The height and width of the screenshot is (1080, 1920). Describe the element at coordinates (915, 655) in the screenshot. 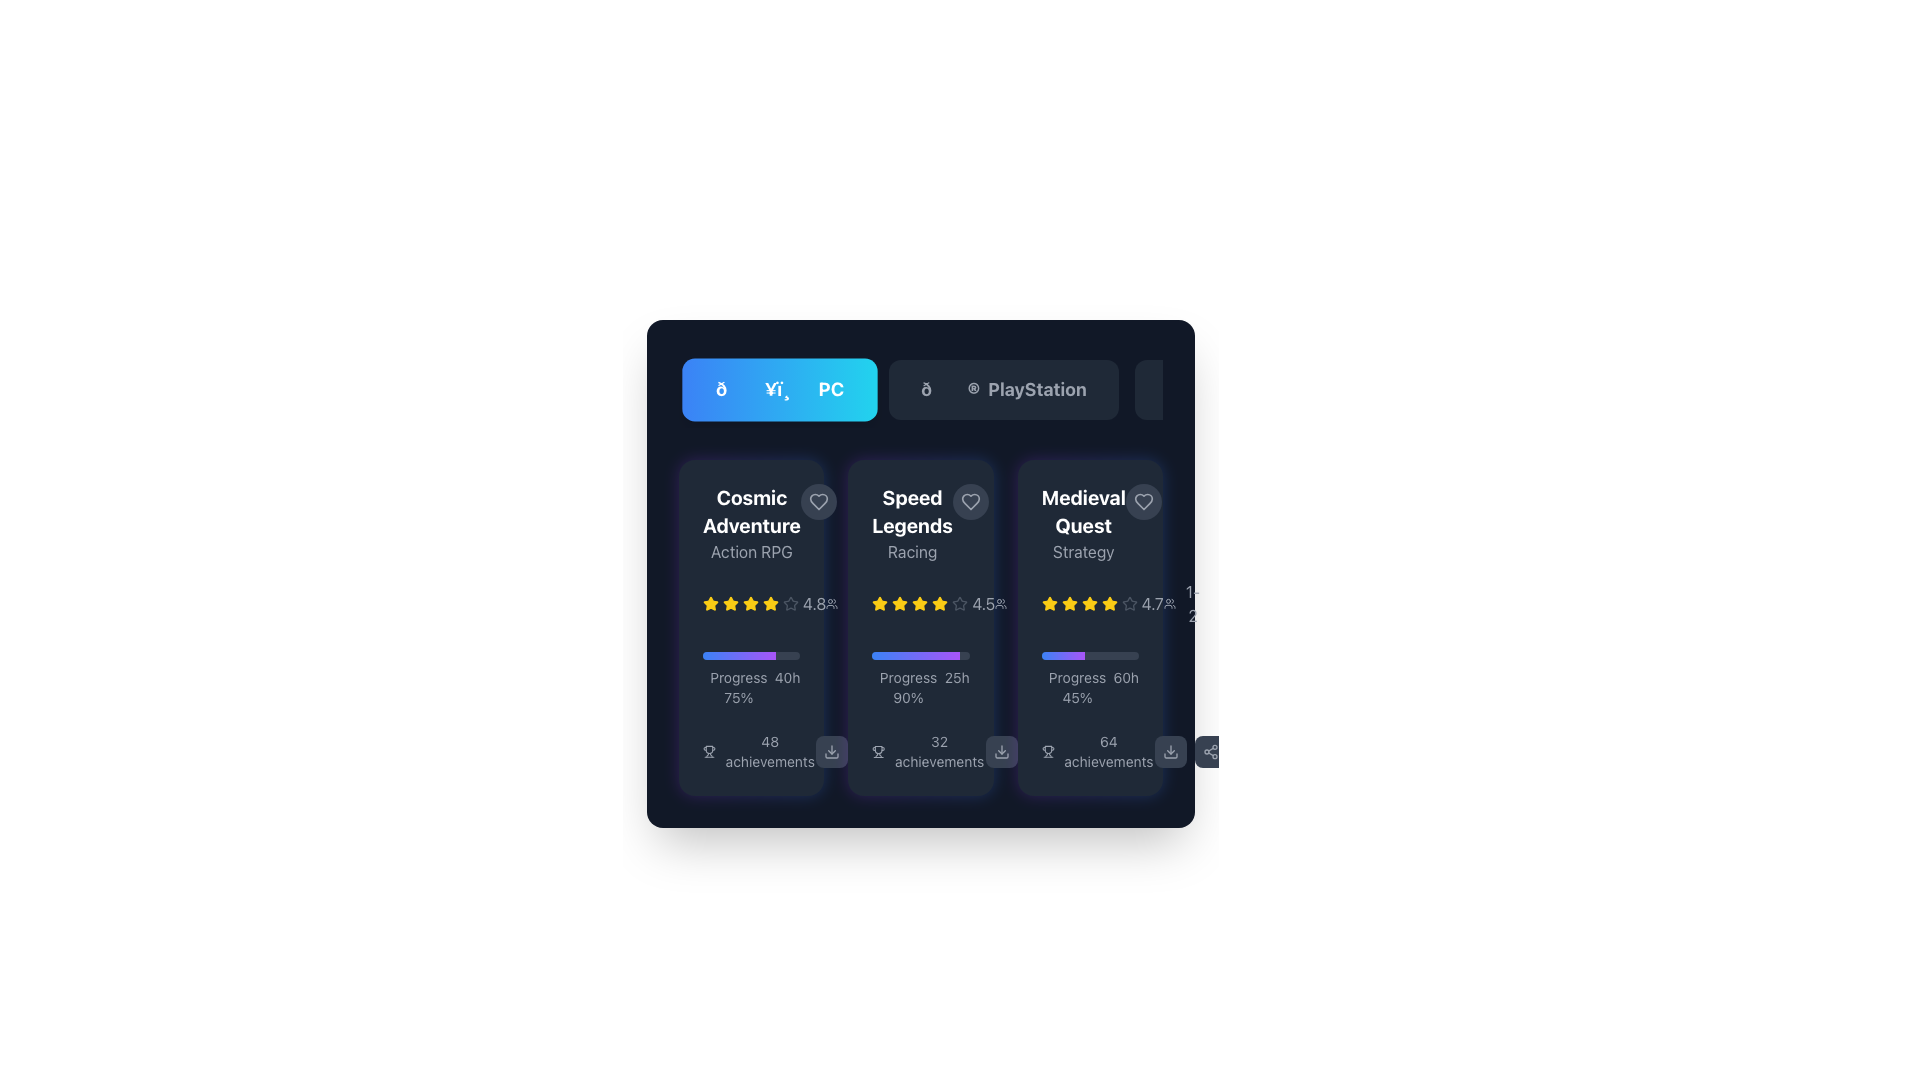

I see `the progress bar located in the 'Speed Legends' card, which visually represents the progress of a task, situated between the star rating and the 'Progress 25h 90%' text` at that location.